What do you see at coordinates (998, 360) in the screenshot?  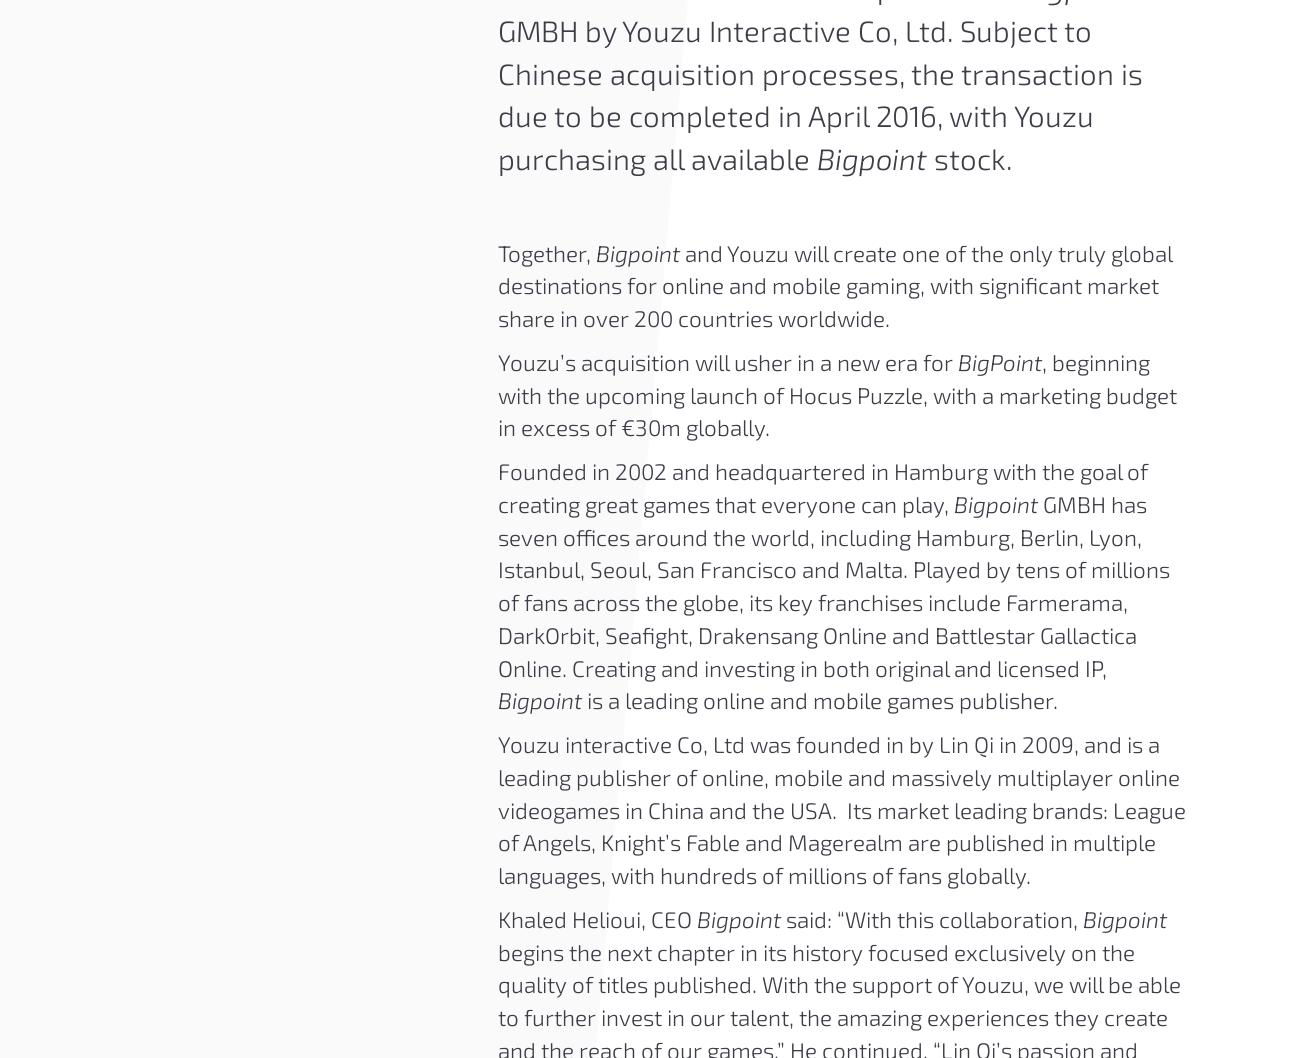 I see `'BigPoint'` at bounding box center [998, 360].